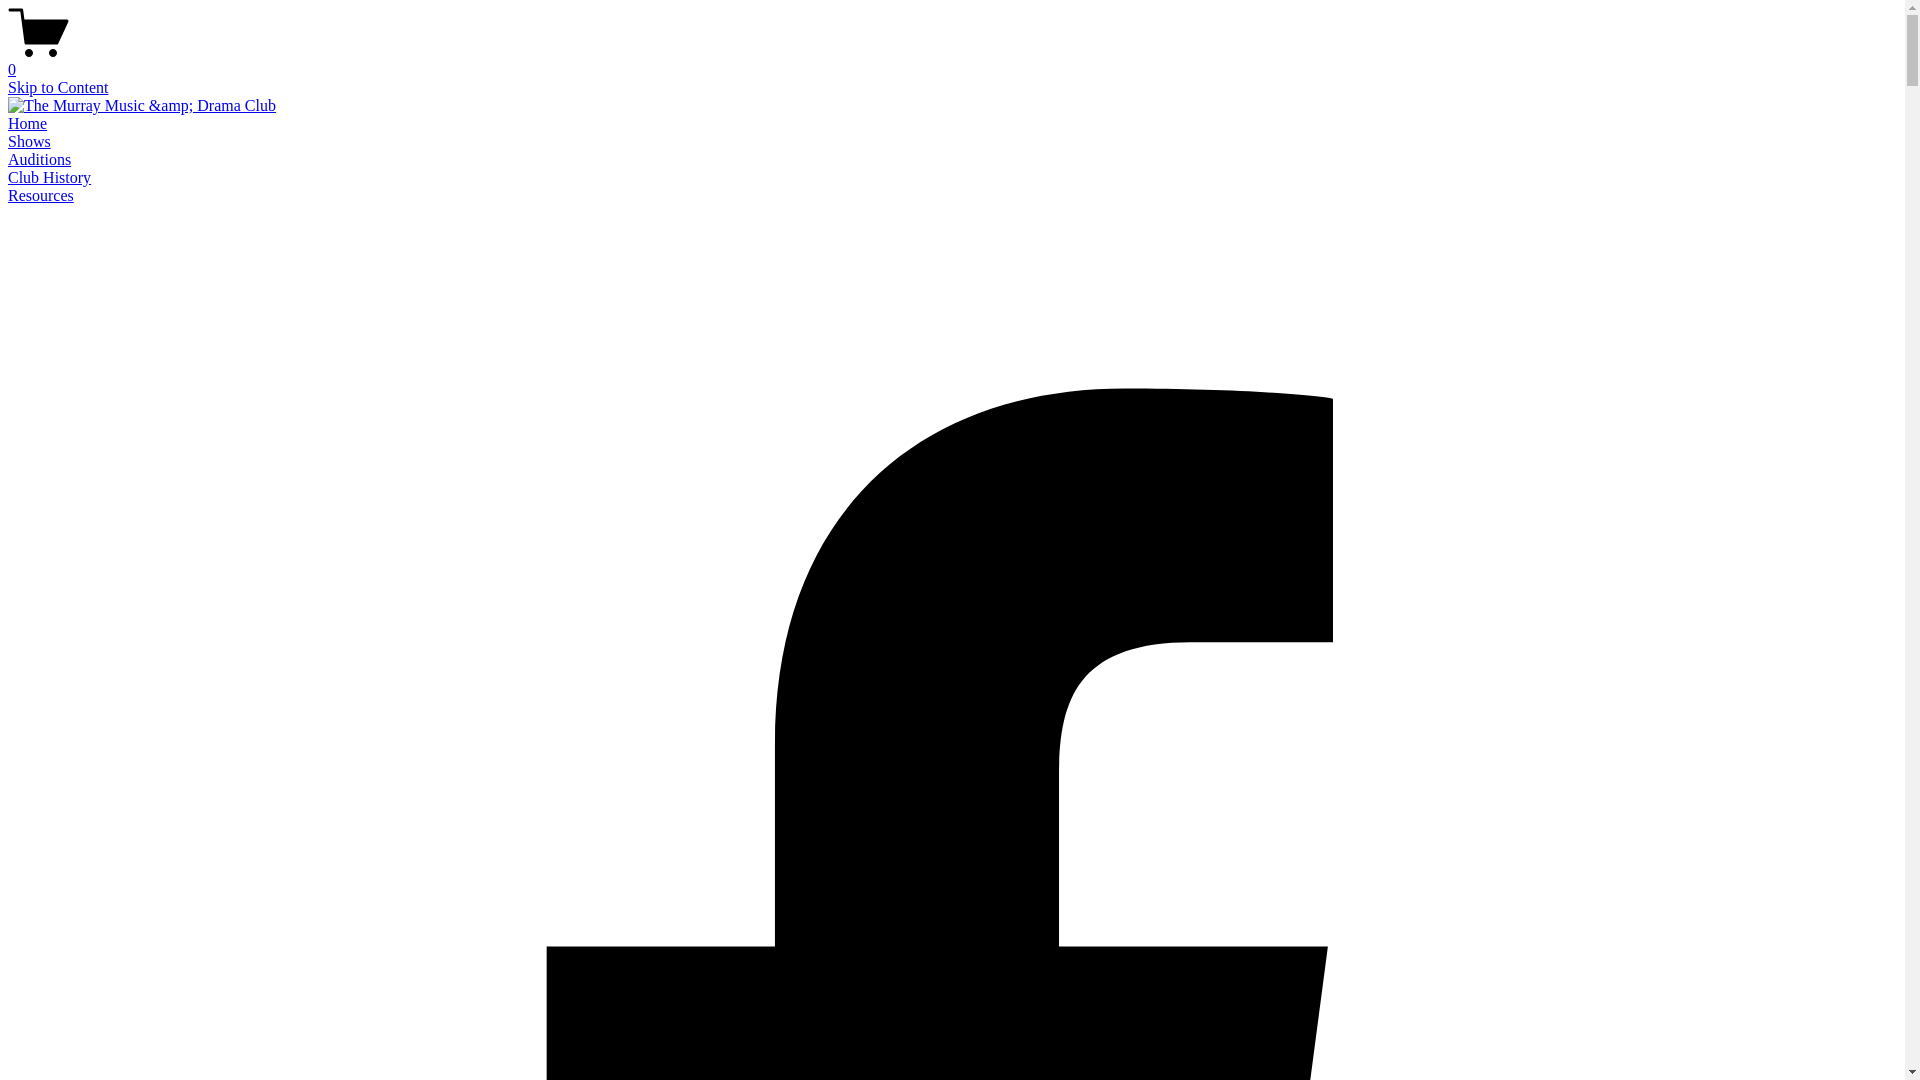 The image size is (1920, 1080). Describe the element at coordinates (57, 86) in the screenshot. I see `'Skip to Content'` at that location.